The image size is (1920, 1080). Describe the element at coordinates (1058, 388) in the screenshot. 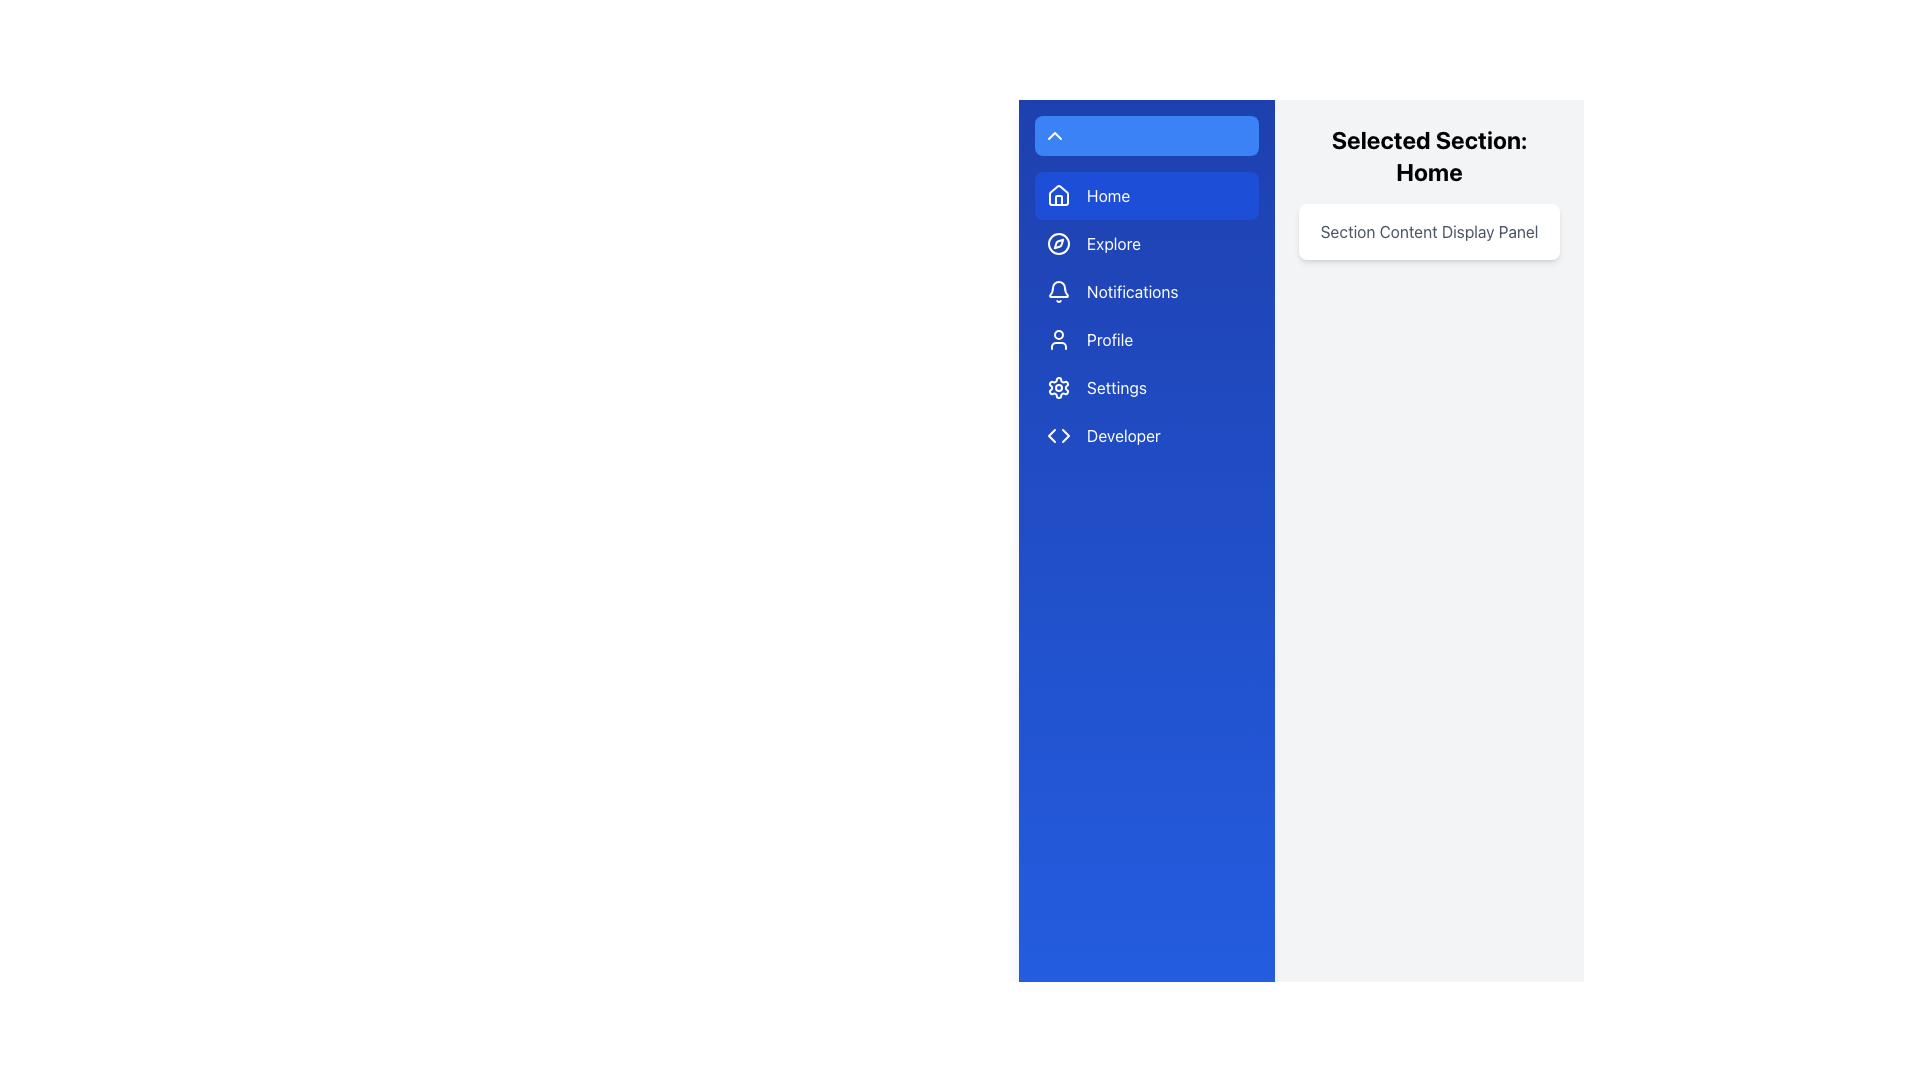

I see `the cogwheel icon in the vertical sidebar menu, adjacent to the text 'Settings'` at that location.